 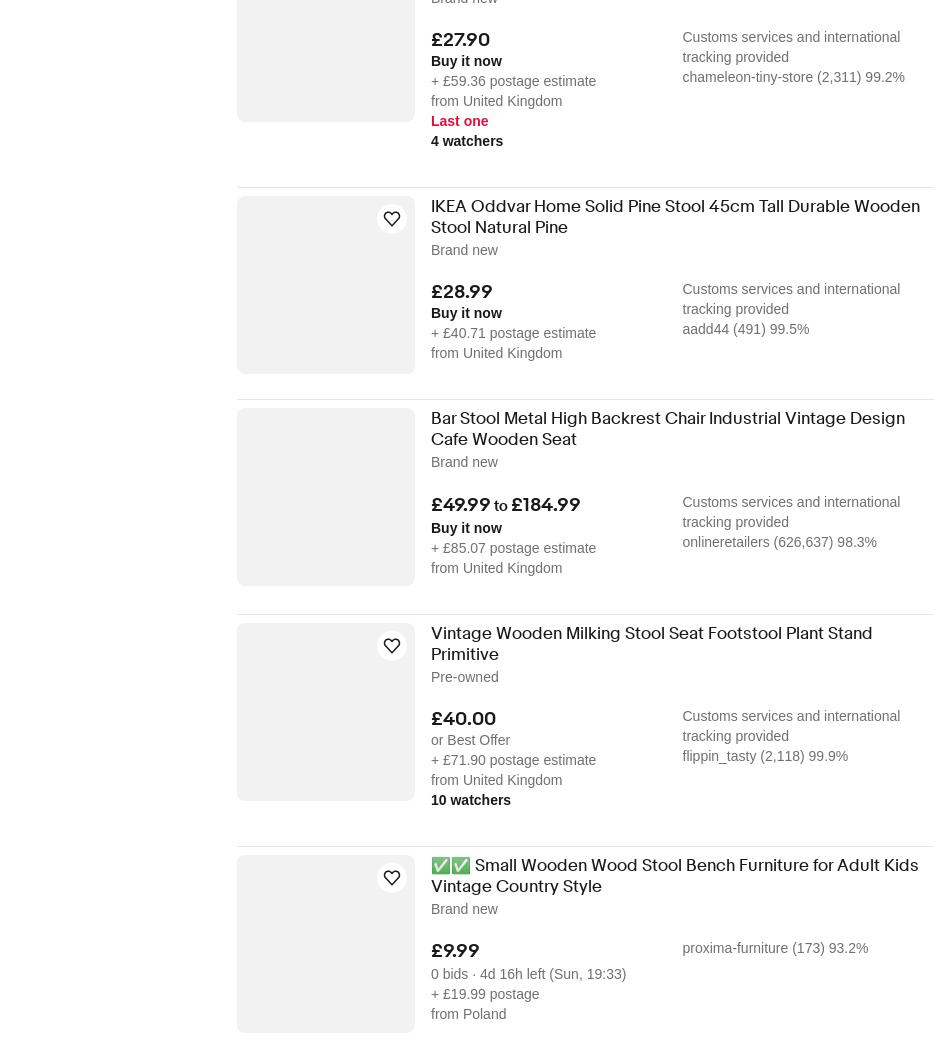 What do you see at coordinates (430, 80) in the screenshot?
I see `'+ £59.36 postage estimate'` at bounding box center [430, 80].